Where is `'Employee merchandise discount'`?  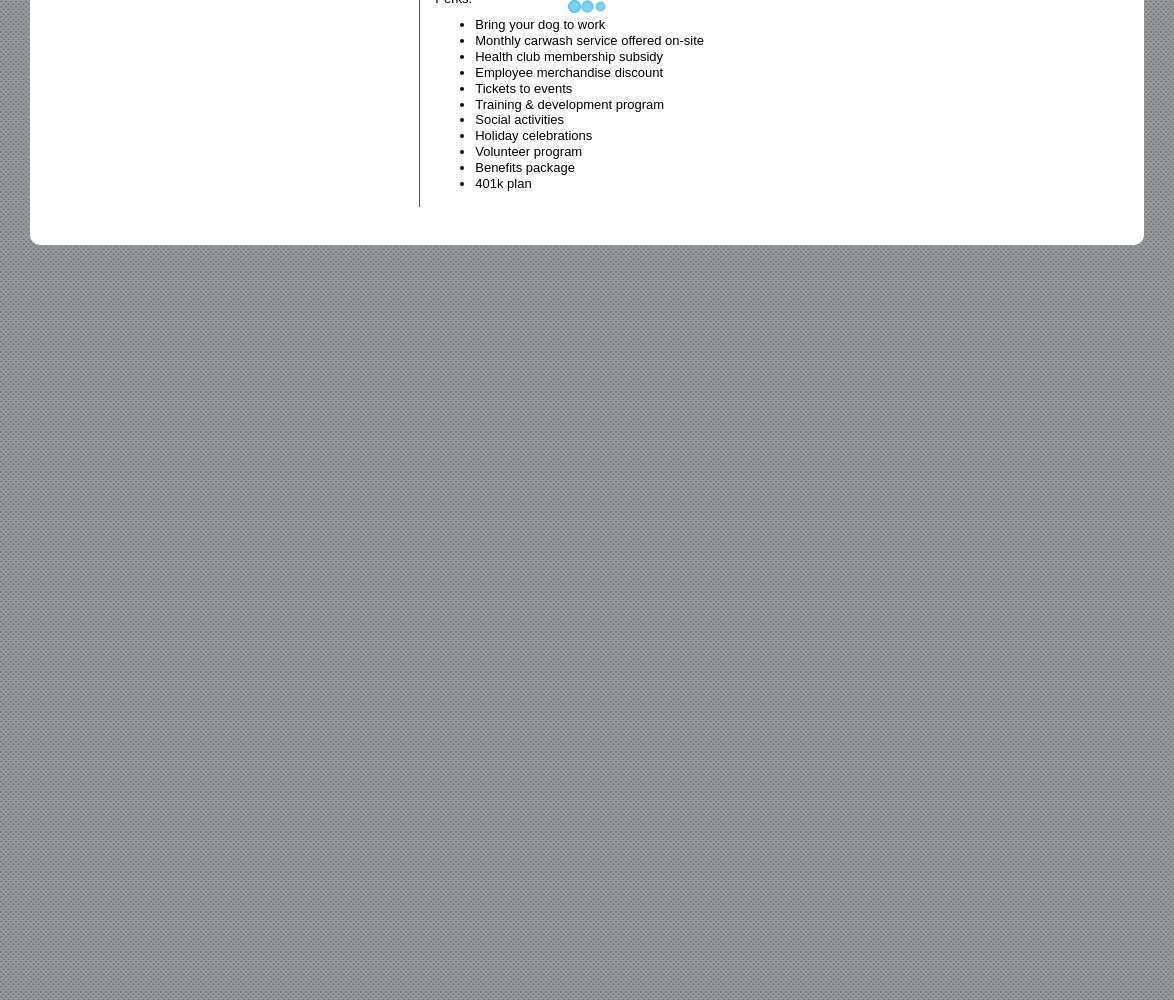 'Employee merchandise discount' is located at coordinates (568, 70).